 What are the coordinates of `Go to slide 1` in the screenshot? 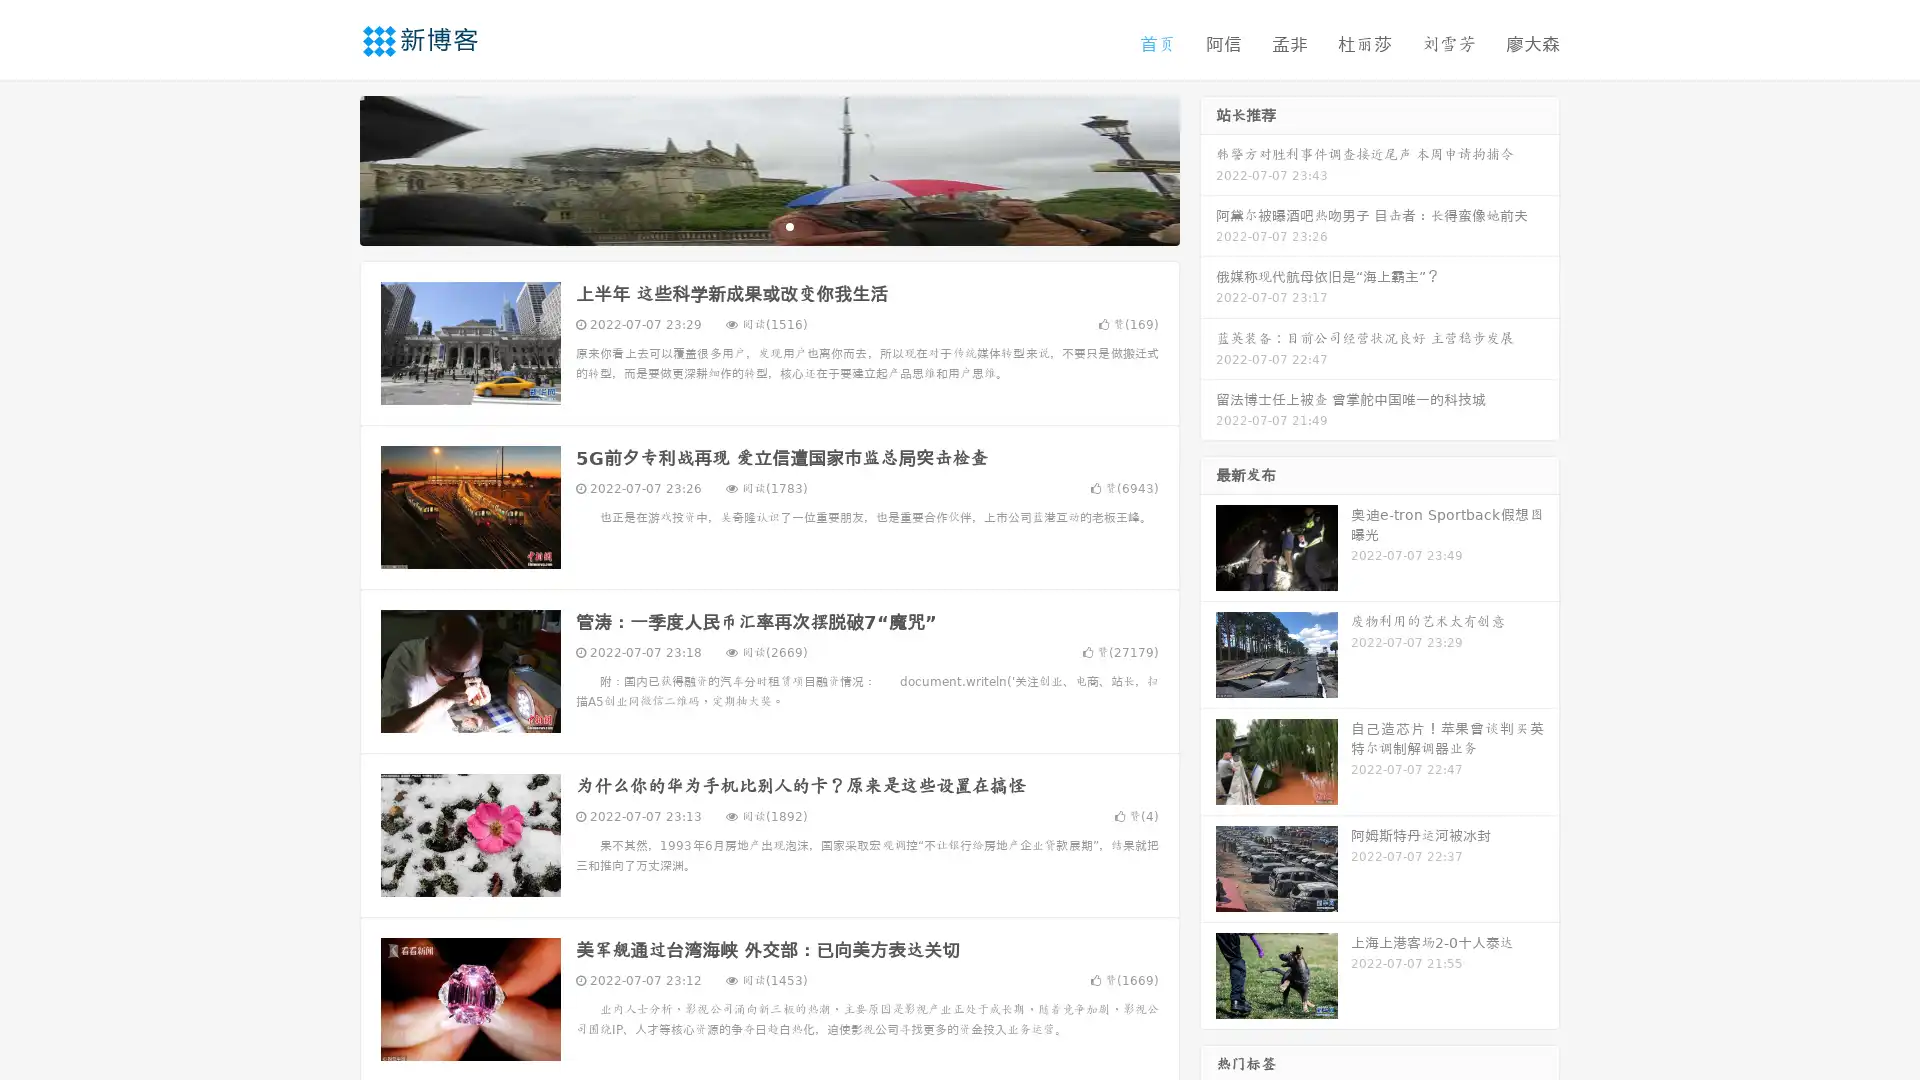 It's located at (748, 225).